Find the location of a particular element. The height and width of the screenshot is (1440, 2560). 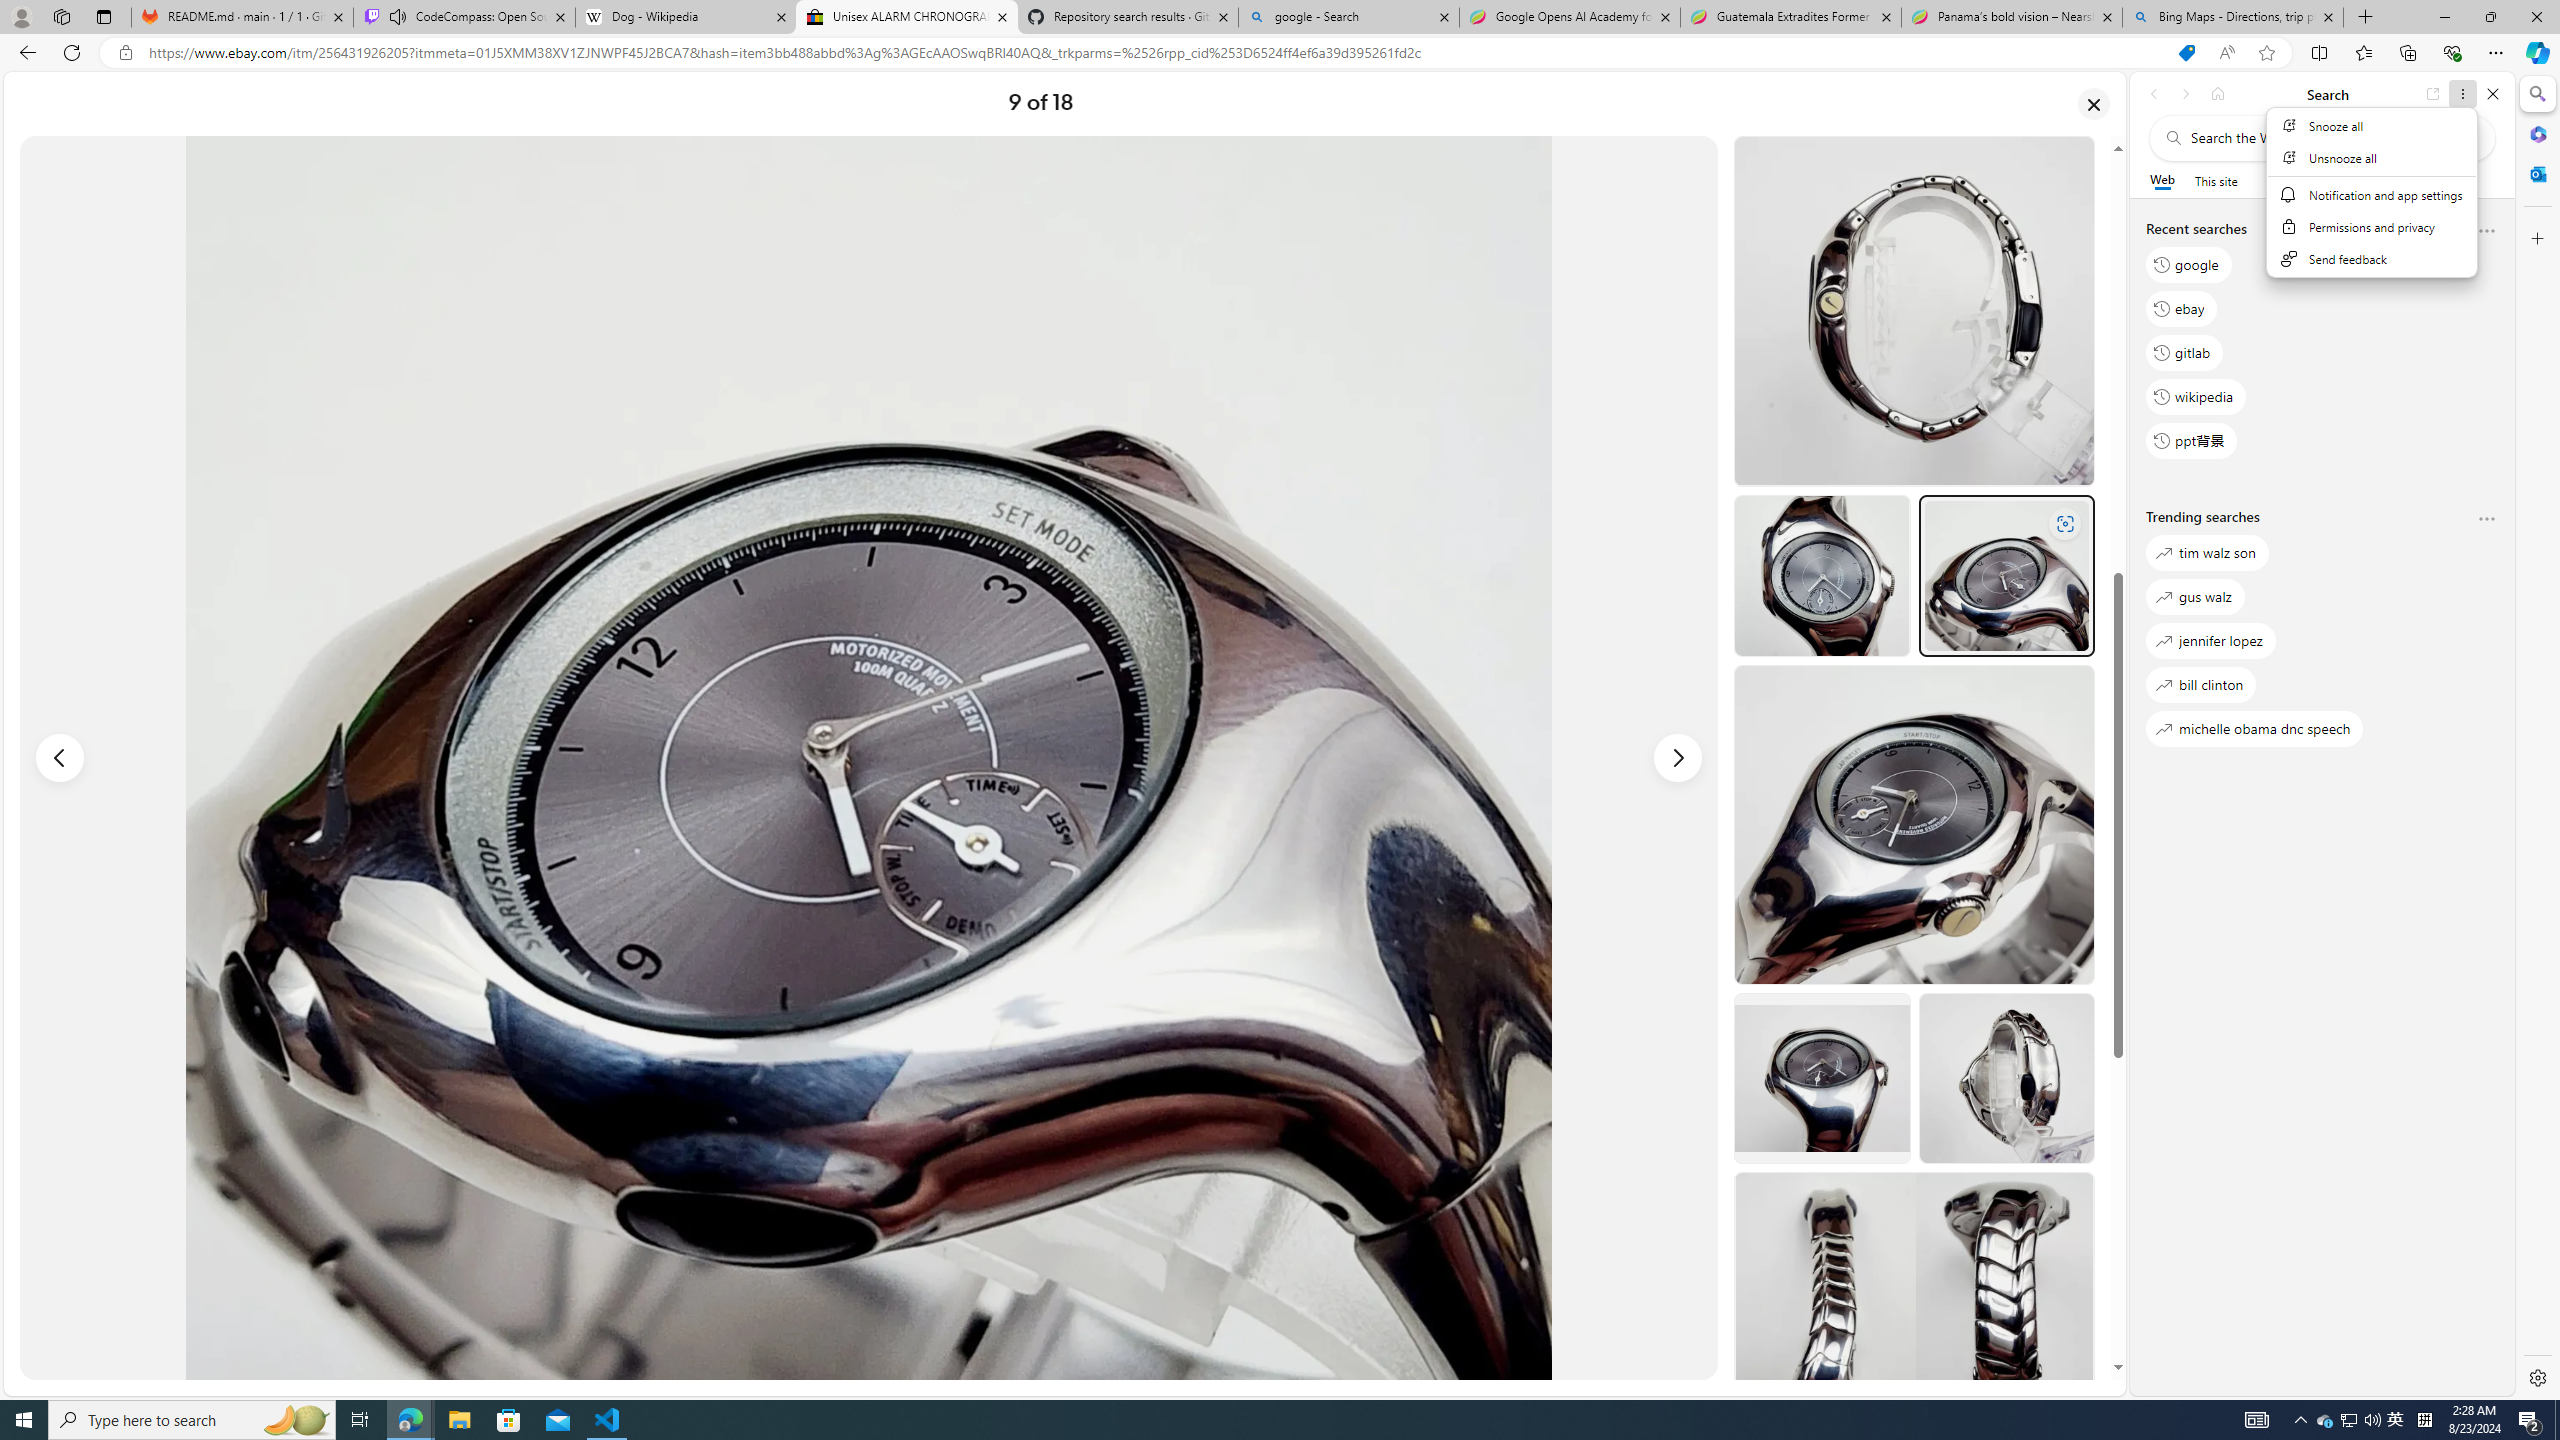

'Snooze all' is located at coordinates (2372, 125).